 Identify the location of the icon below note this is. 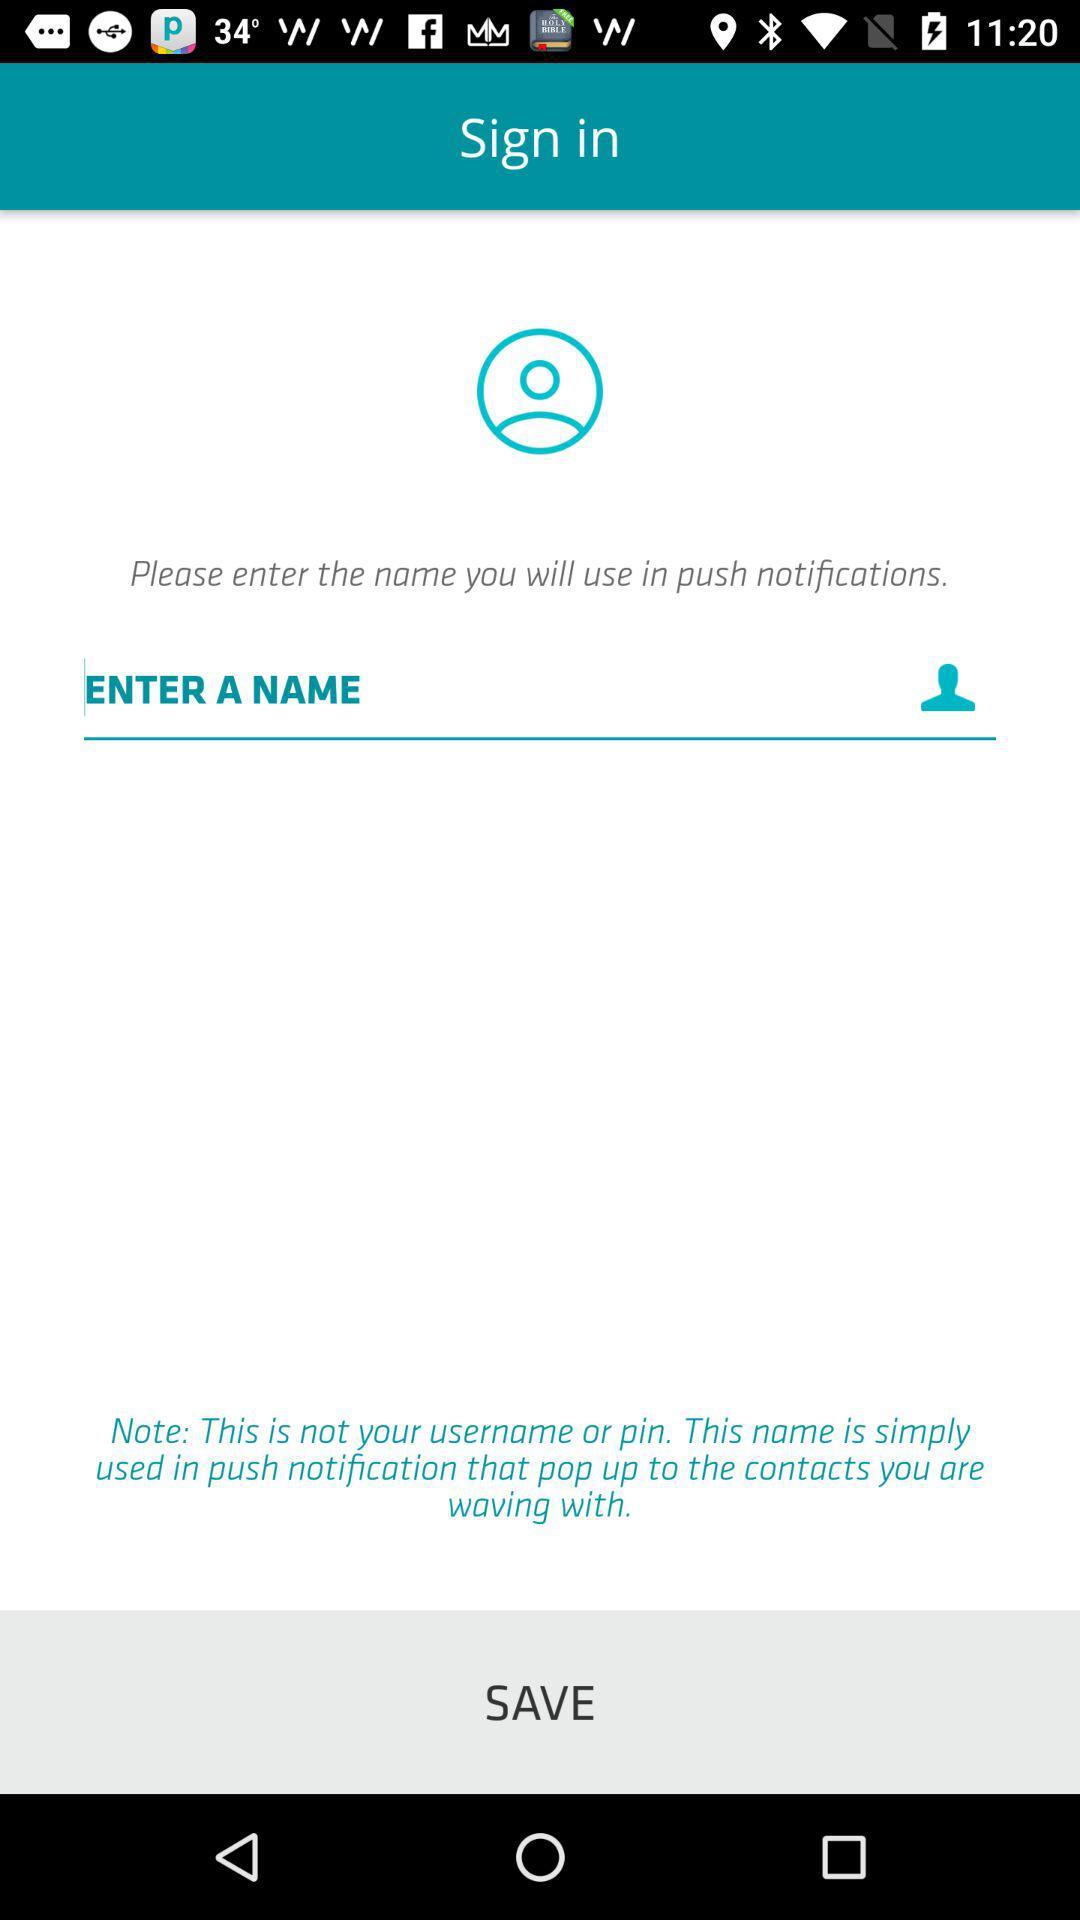
(540, 1701).